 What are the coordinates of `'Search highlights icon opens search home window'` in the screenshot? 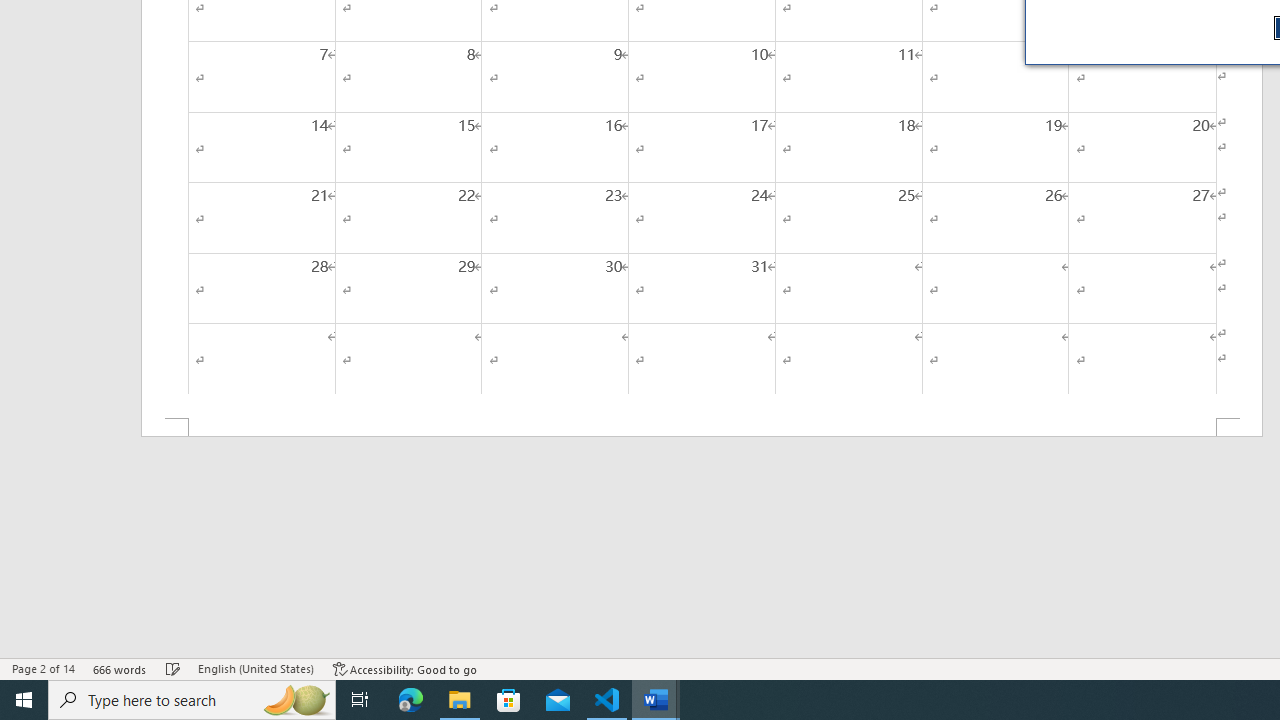 It's located at (294, 698).